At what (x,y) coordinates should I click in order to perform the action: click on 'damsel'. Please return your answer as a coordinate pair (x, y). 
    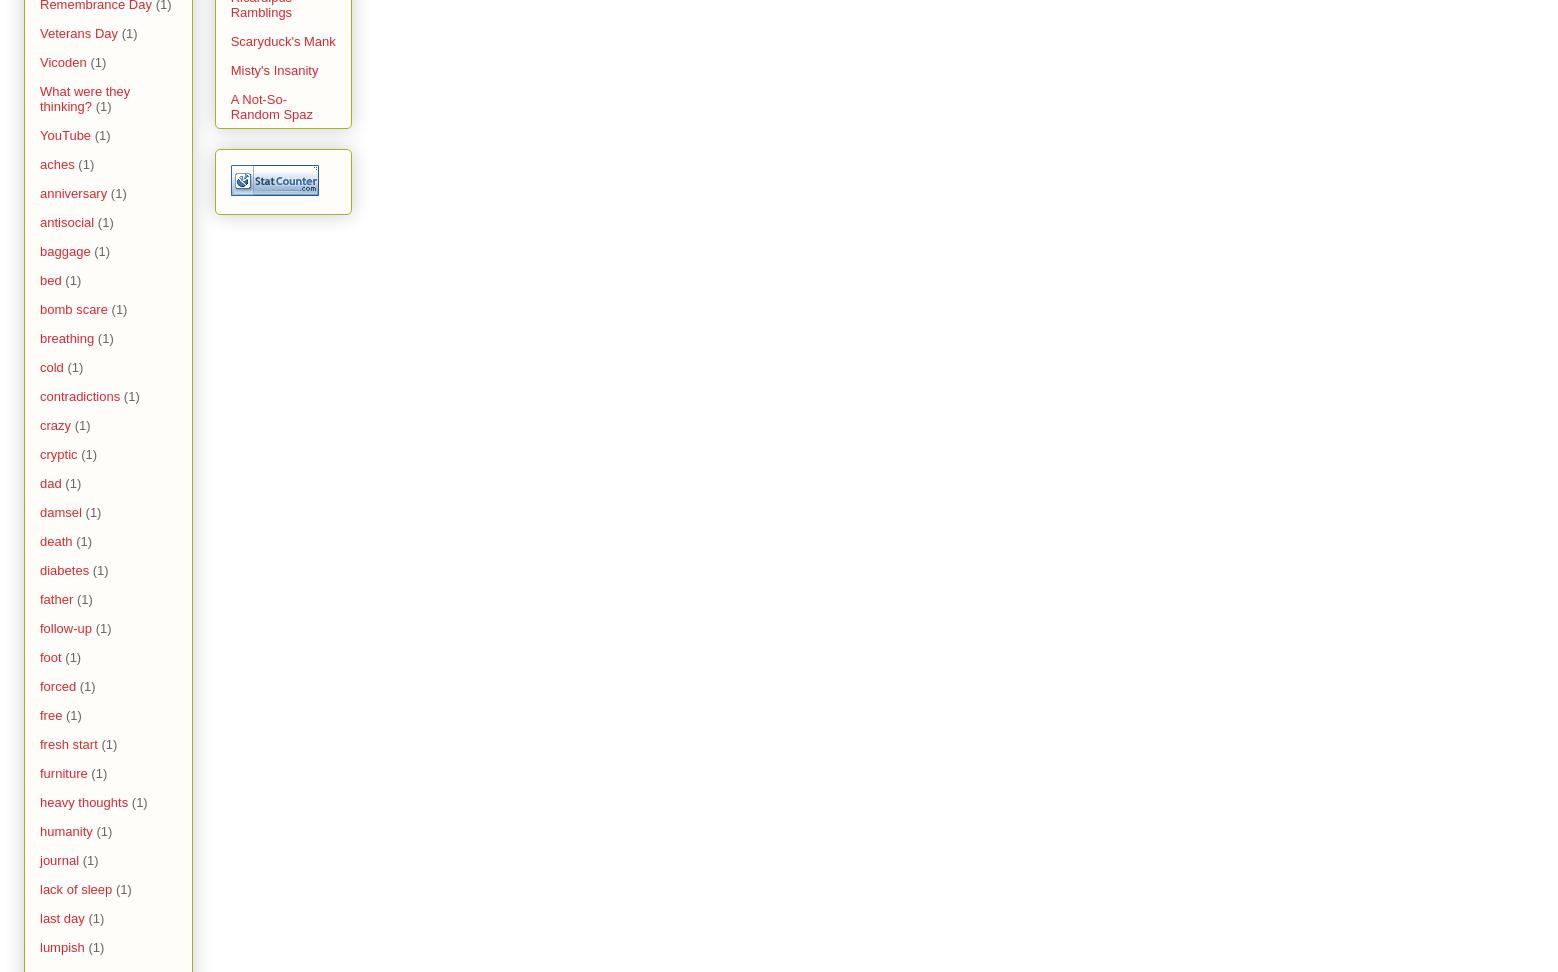
    Looking at the image, I should click on (60, 512).